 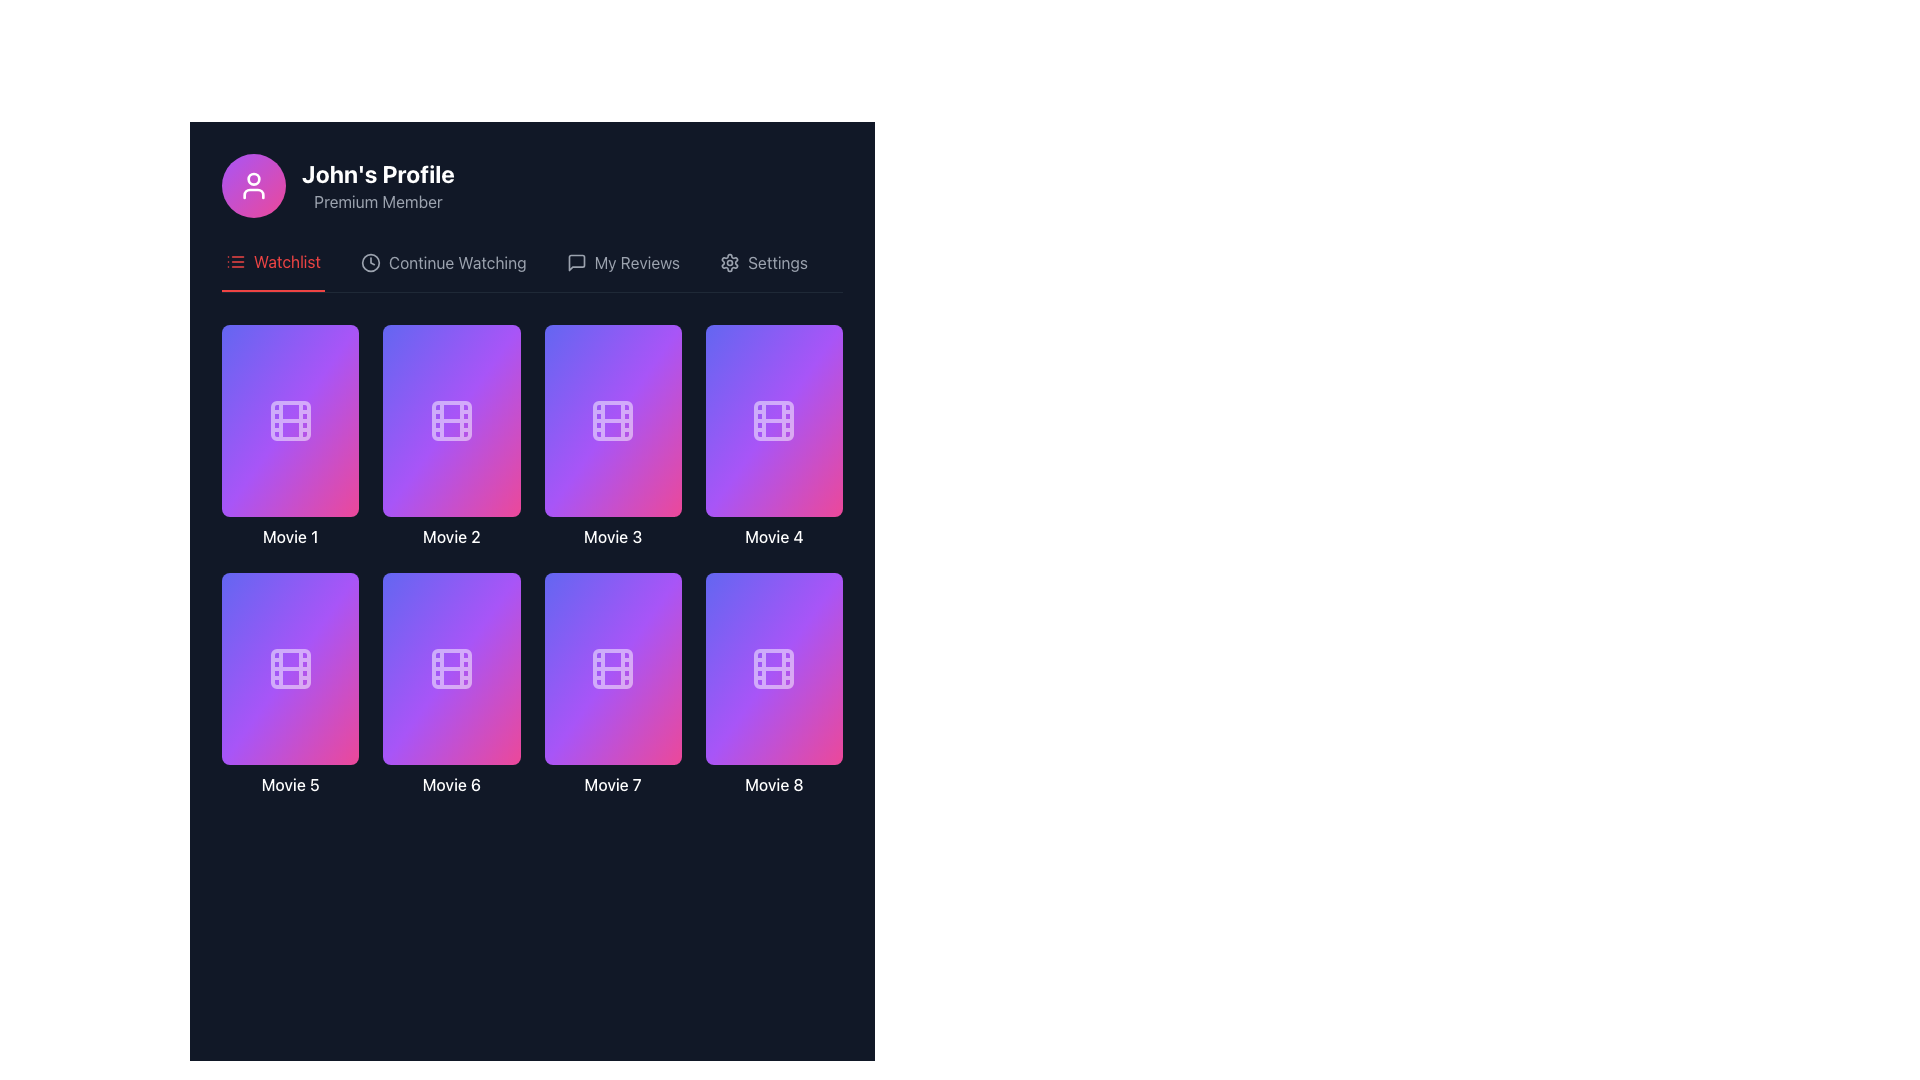 I want to click on the user profile SVG graphic icon located at the top-left section of the interface, so click(x=253, y=185).